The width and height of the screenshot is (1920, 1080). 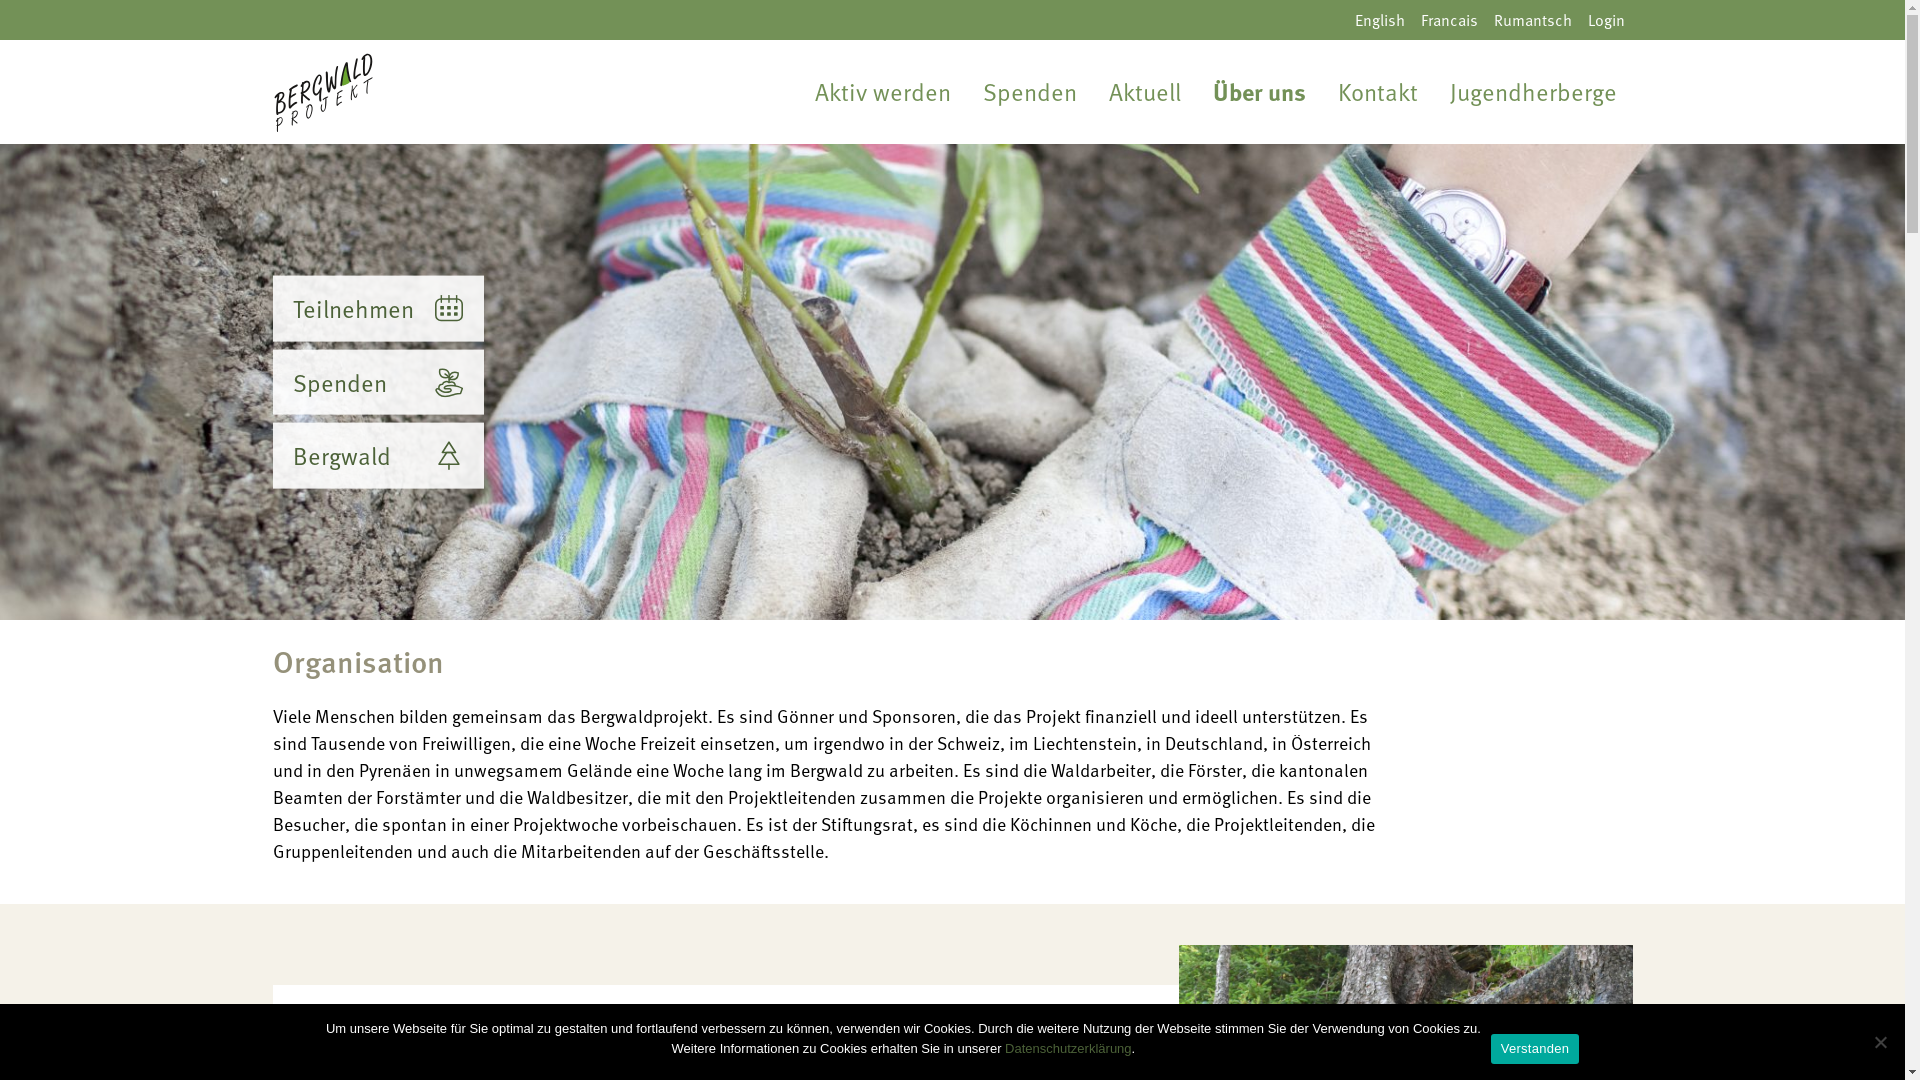 What do you see at coordinates (1143, 92) in the screenshot?
I see `'Aktuell'` at bounding box center [1143, 92].